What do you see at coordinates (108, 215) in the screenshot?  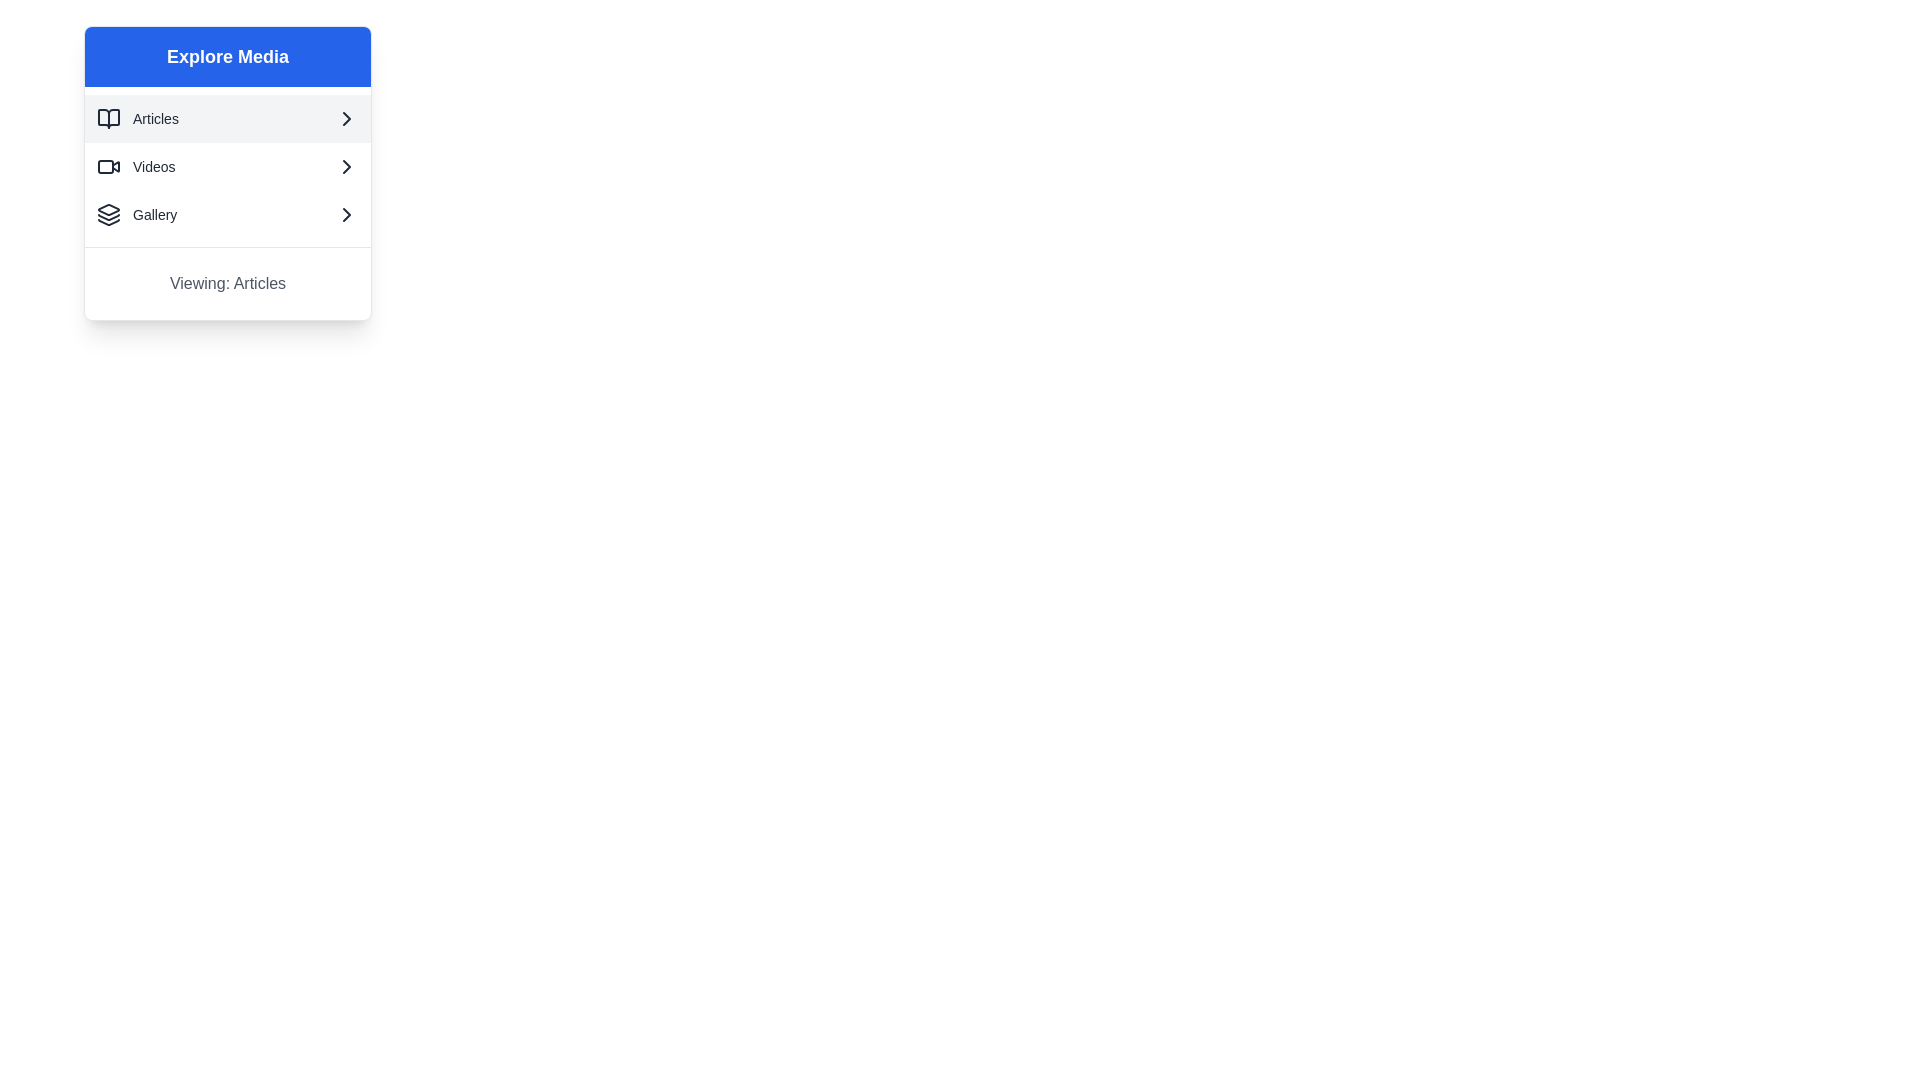 I see `the Gallery icon located at the leftmost position of the Gallery menu item in the sidebar interface for recognition` at bounding box center [108, 215].